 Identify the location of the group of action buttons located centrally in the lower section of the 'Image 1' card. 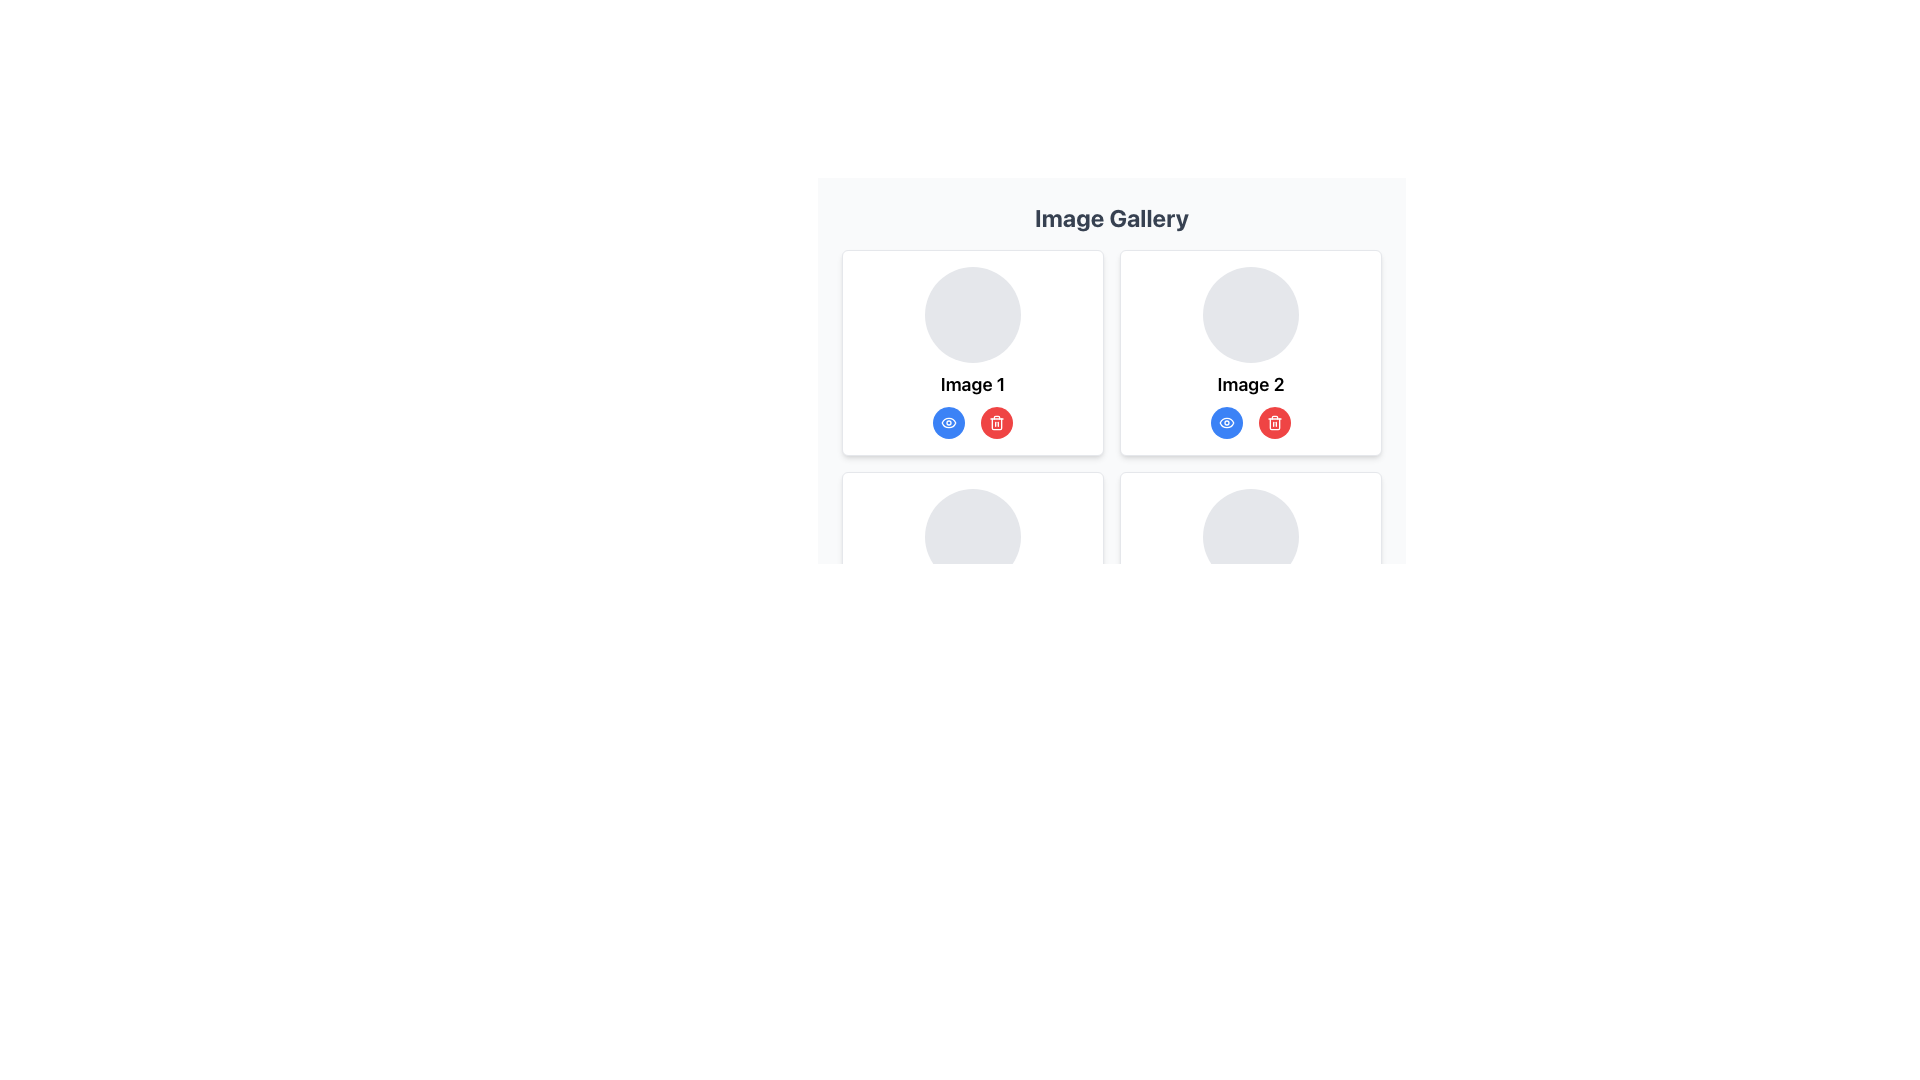
(973, 422).